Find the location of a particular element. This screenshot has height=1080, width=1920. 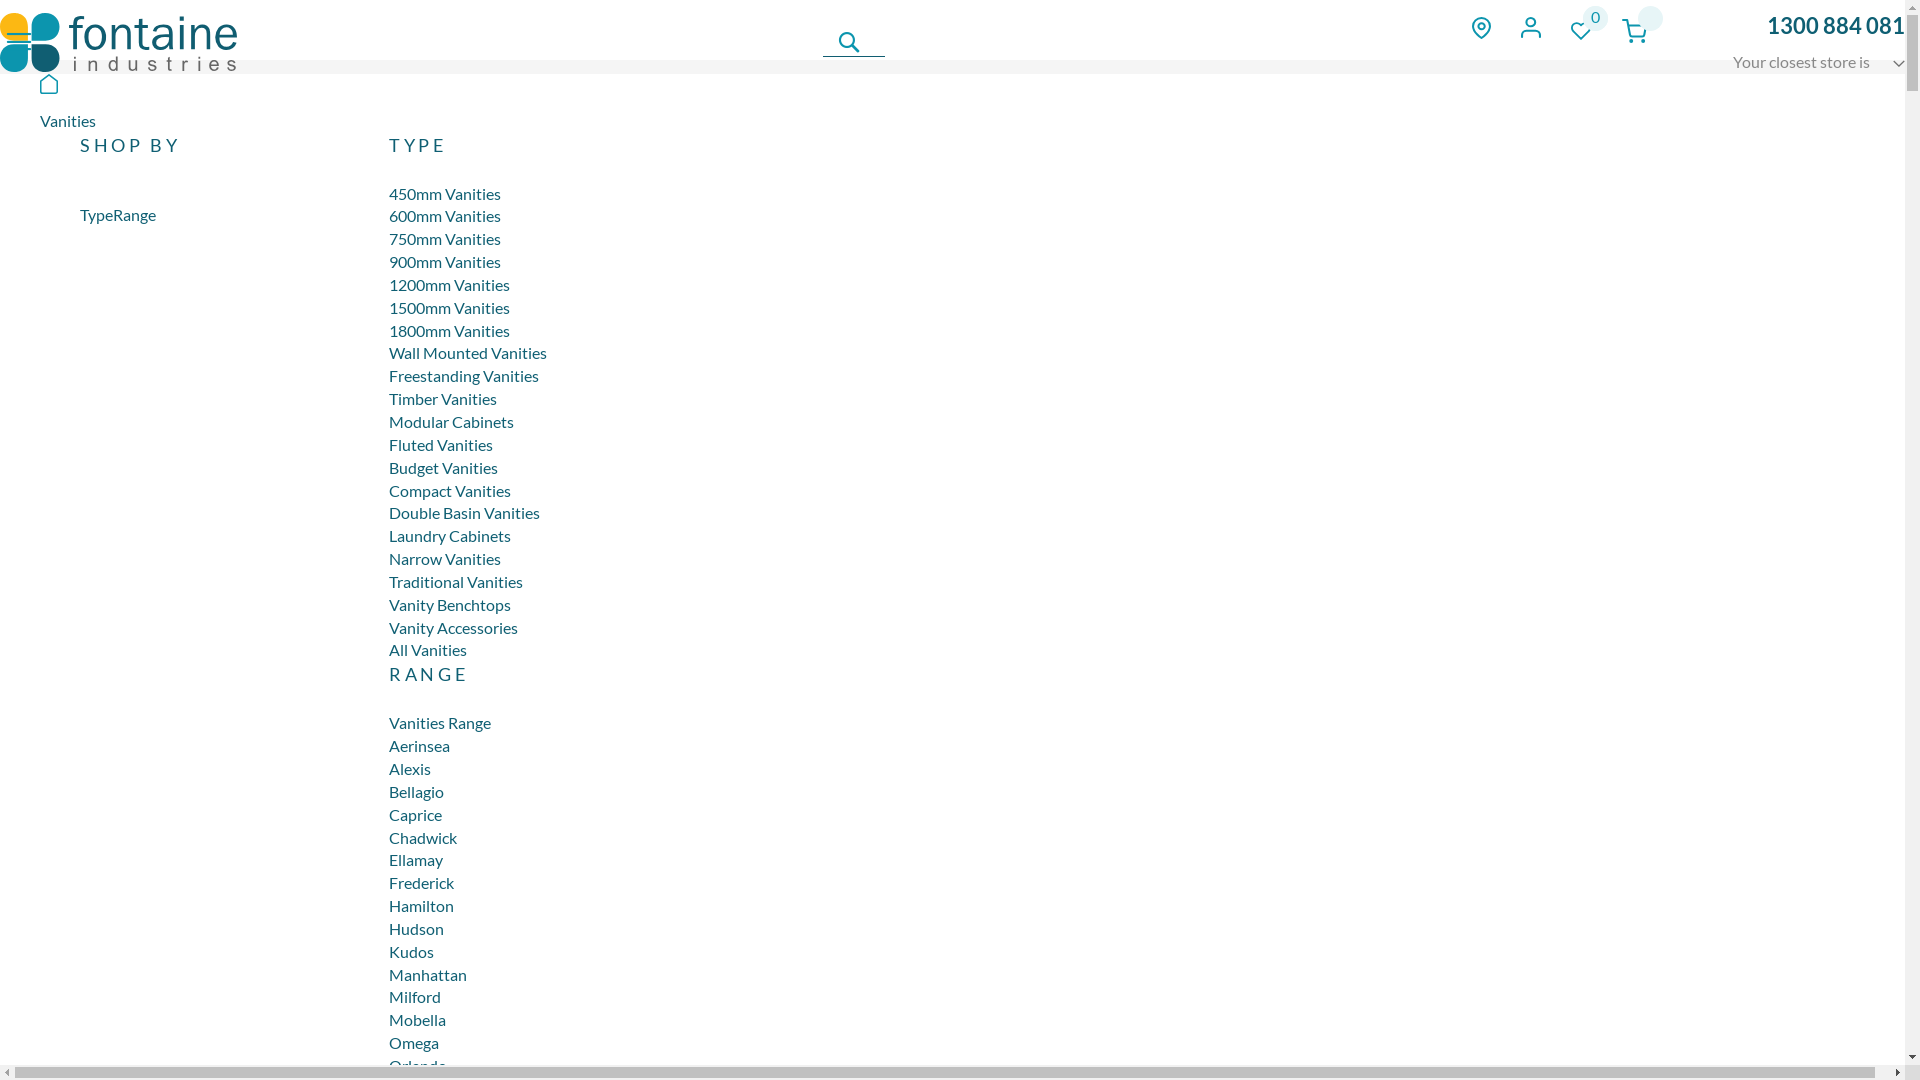

'Kudos' is located at coordinates (410, 950).